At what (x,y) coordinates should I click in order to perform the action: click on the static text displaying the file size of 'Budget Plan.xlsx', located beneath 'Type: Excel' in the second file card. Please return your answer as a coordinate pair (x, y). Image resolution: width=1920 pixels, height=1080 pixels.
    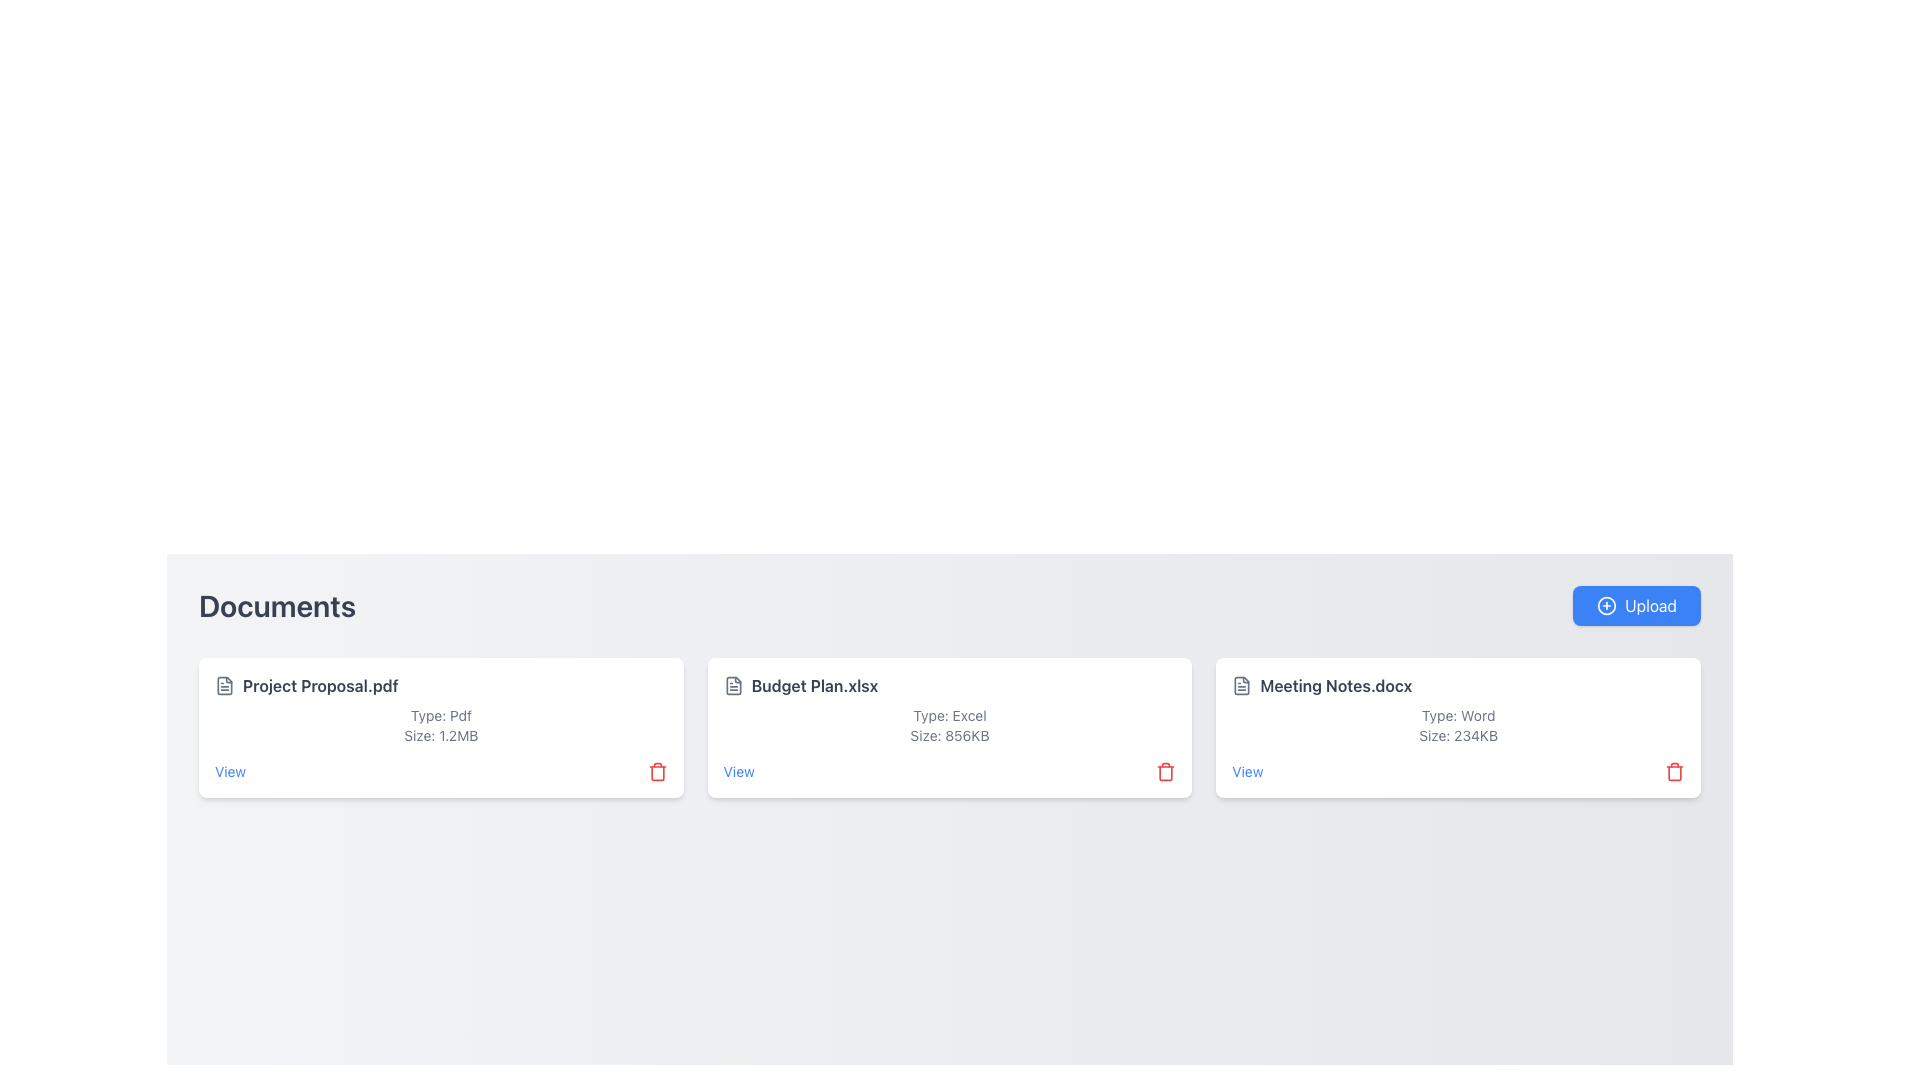
    Looking at the image, I should click on (949, 736).